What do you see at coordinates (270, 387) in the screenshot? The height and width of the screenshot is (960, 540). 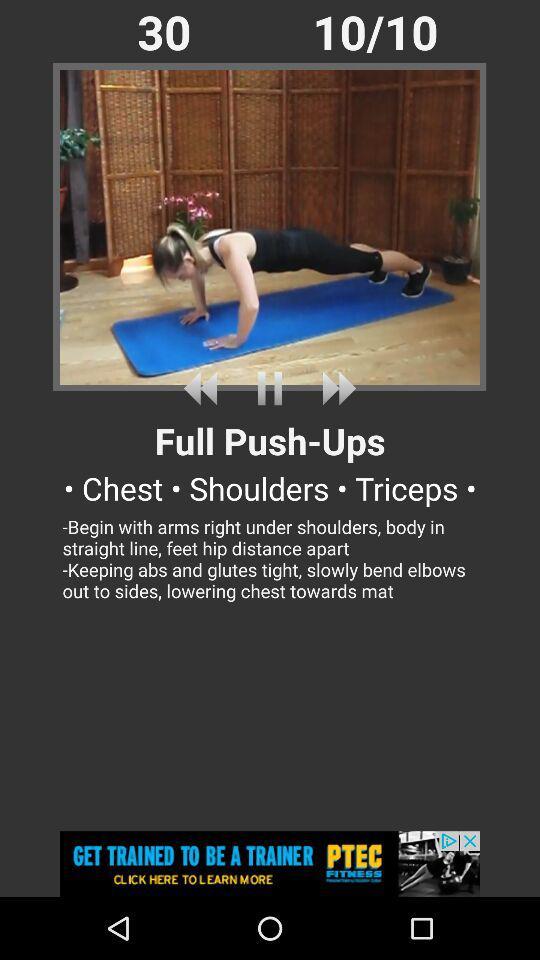 I see `pause playback` at bounding box center [270, 387].